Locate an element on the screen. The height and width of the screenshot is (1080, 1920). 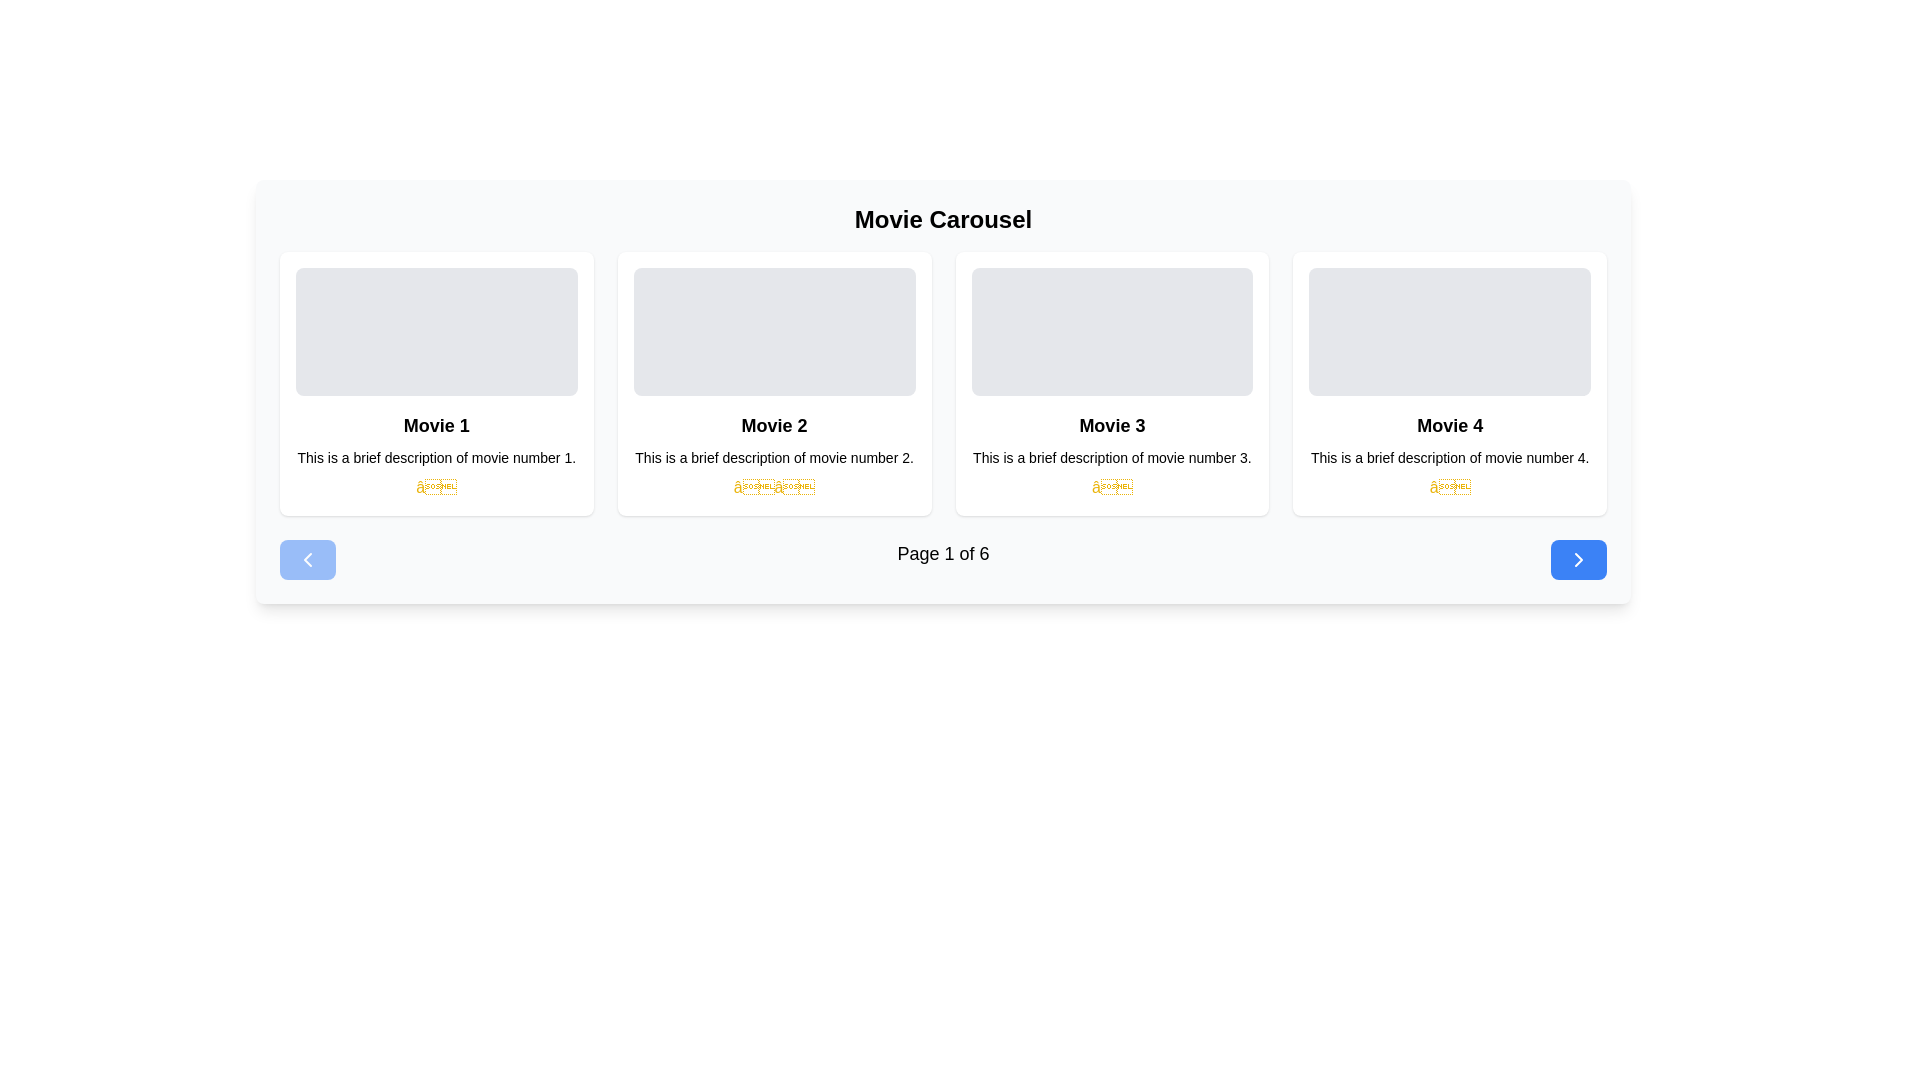
the Chevron-Right icon located in the blue circular button at the bottom-right corner of the interface is located at coordinates (1578, 559).